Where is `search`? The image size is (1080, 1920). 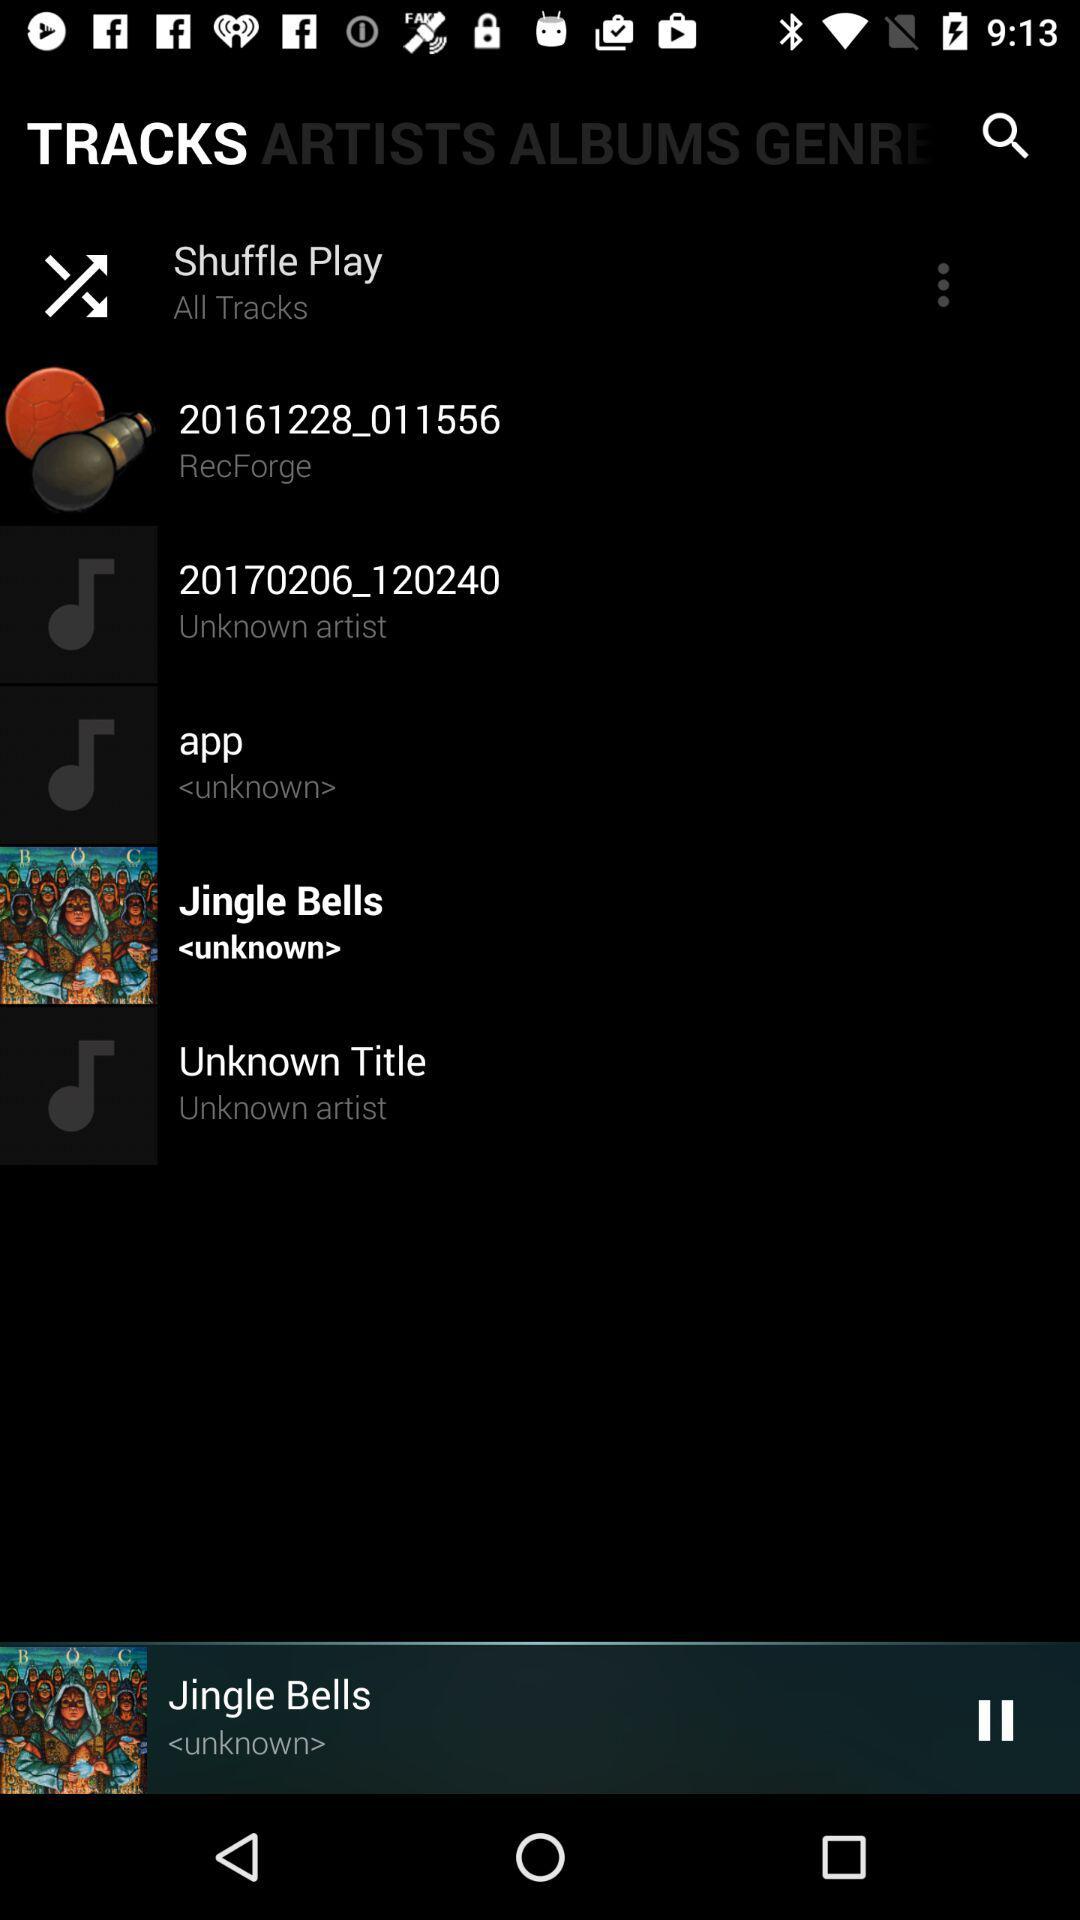
search is located at coordinates (1006, 135).